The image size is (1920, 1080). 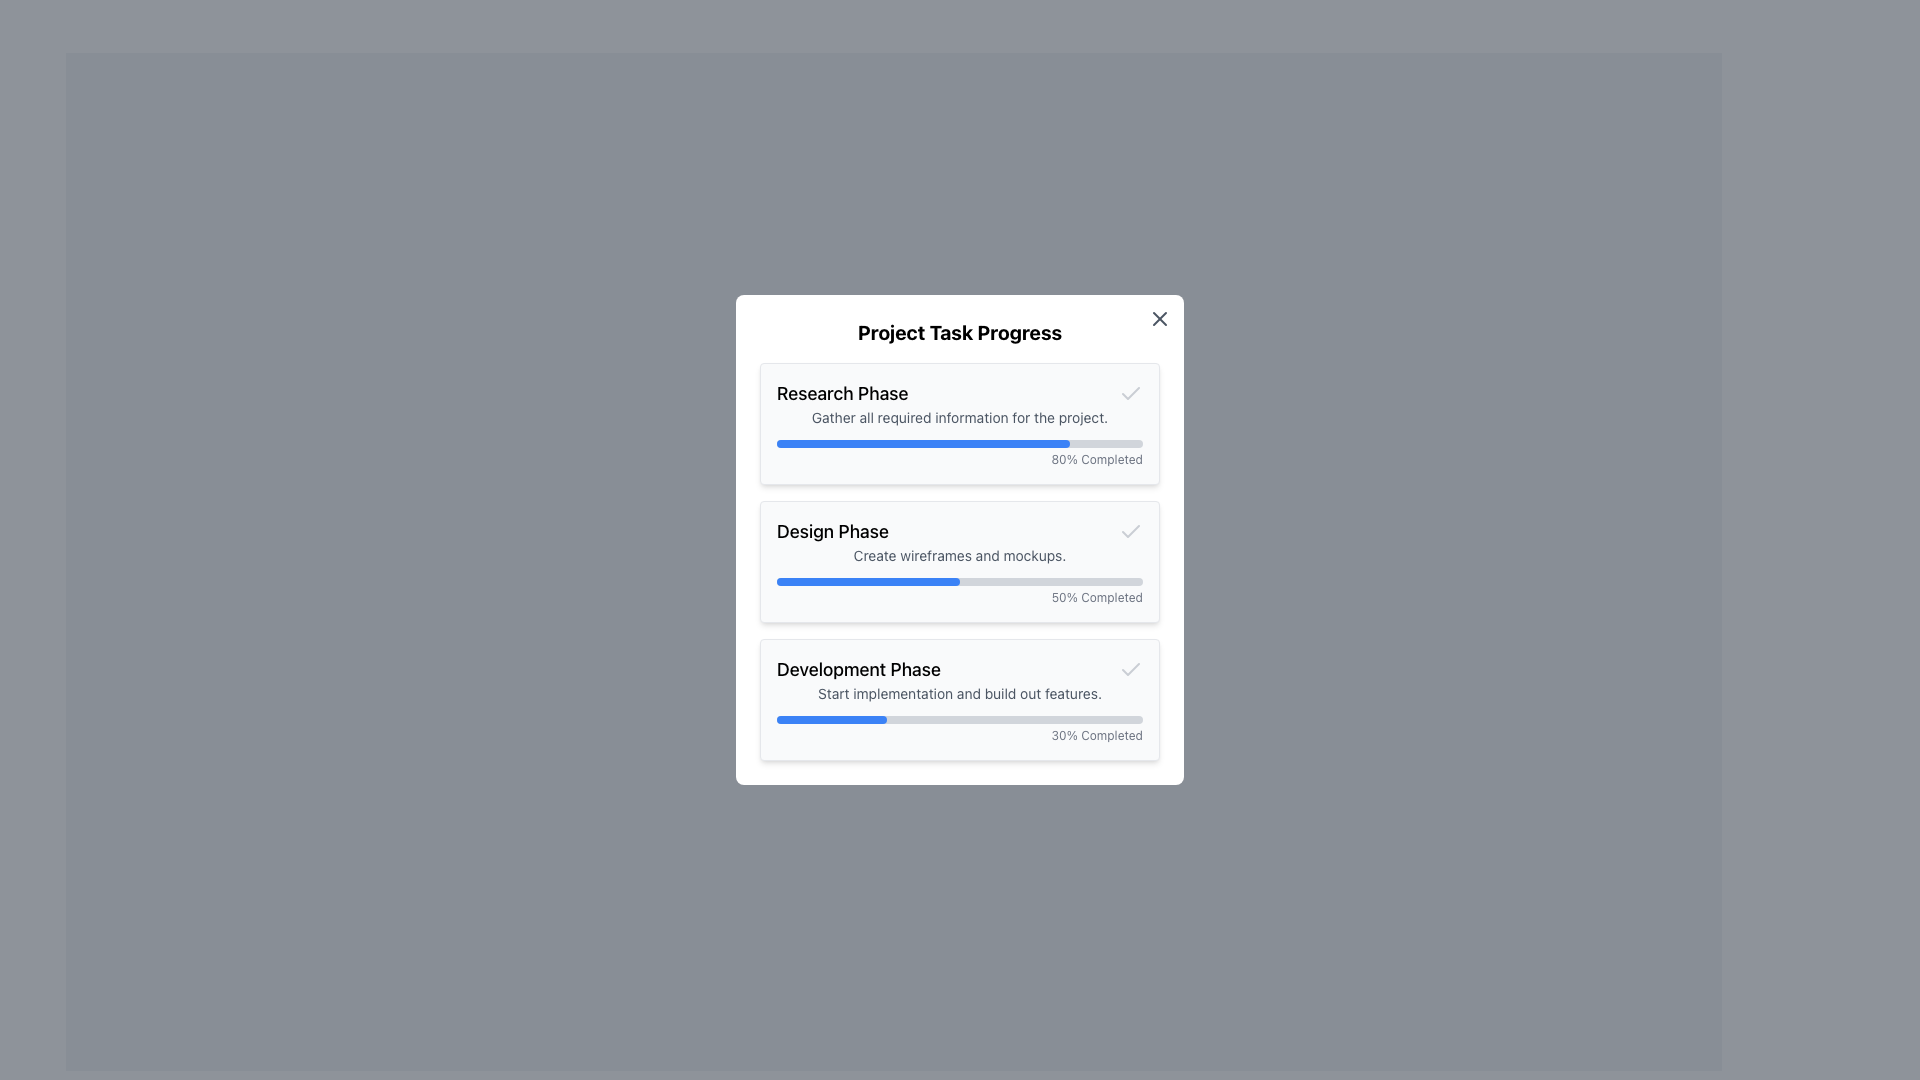 I want to click on the button with a blue background and white text labeled 'Open Task Progress', so click(x=892, y=592).